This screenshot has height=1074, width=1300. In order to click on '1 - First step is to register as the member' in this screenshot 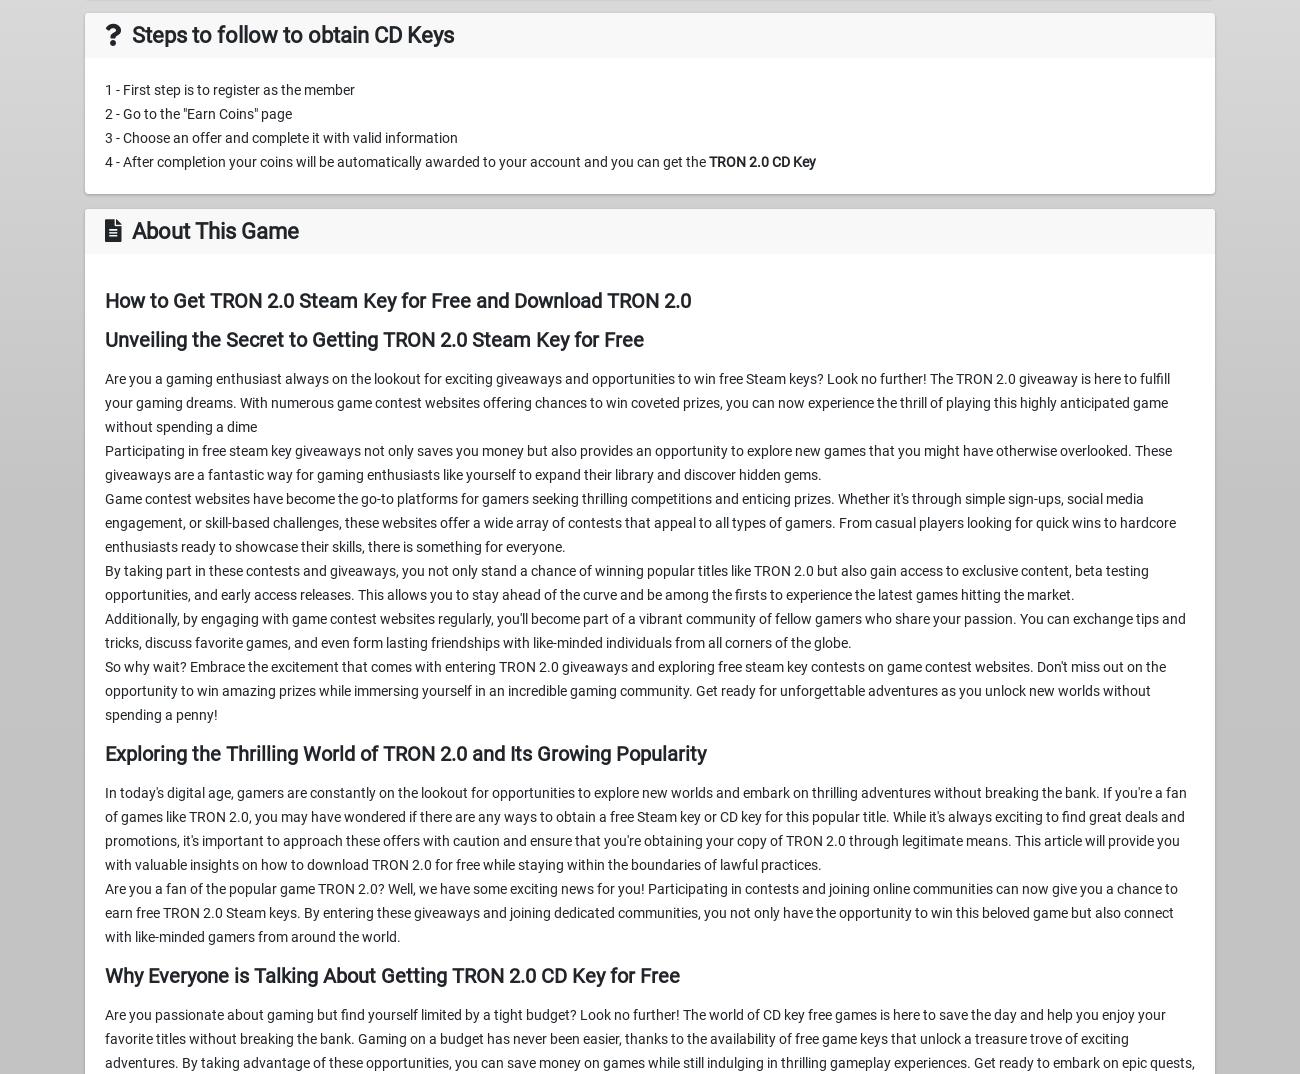, I will do `click(228, 90)`.